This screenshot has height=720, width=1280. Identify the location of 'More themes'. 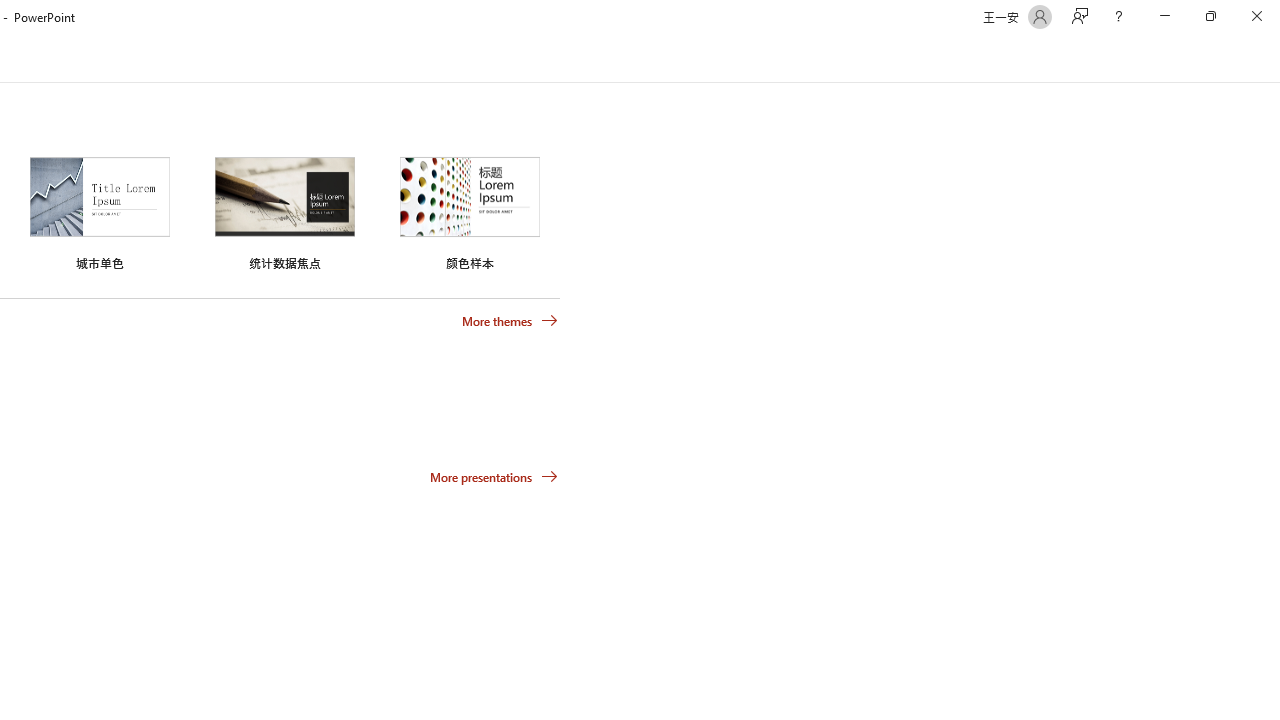
(510, 320).